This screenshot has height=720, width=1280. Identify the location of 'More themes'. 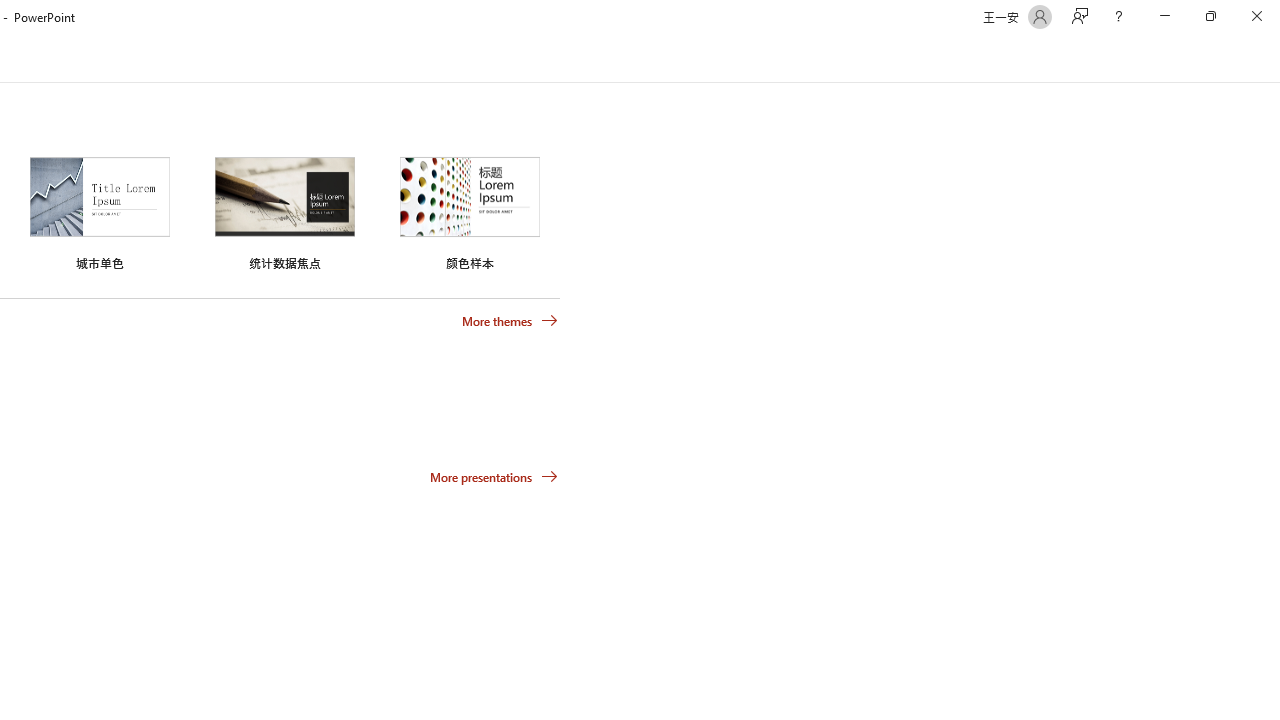
(510, 320).